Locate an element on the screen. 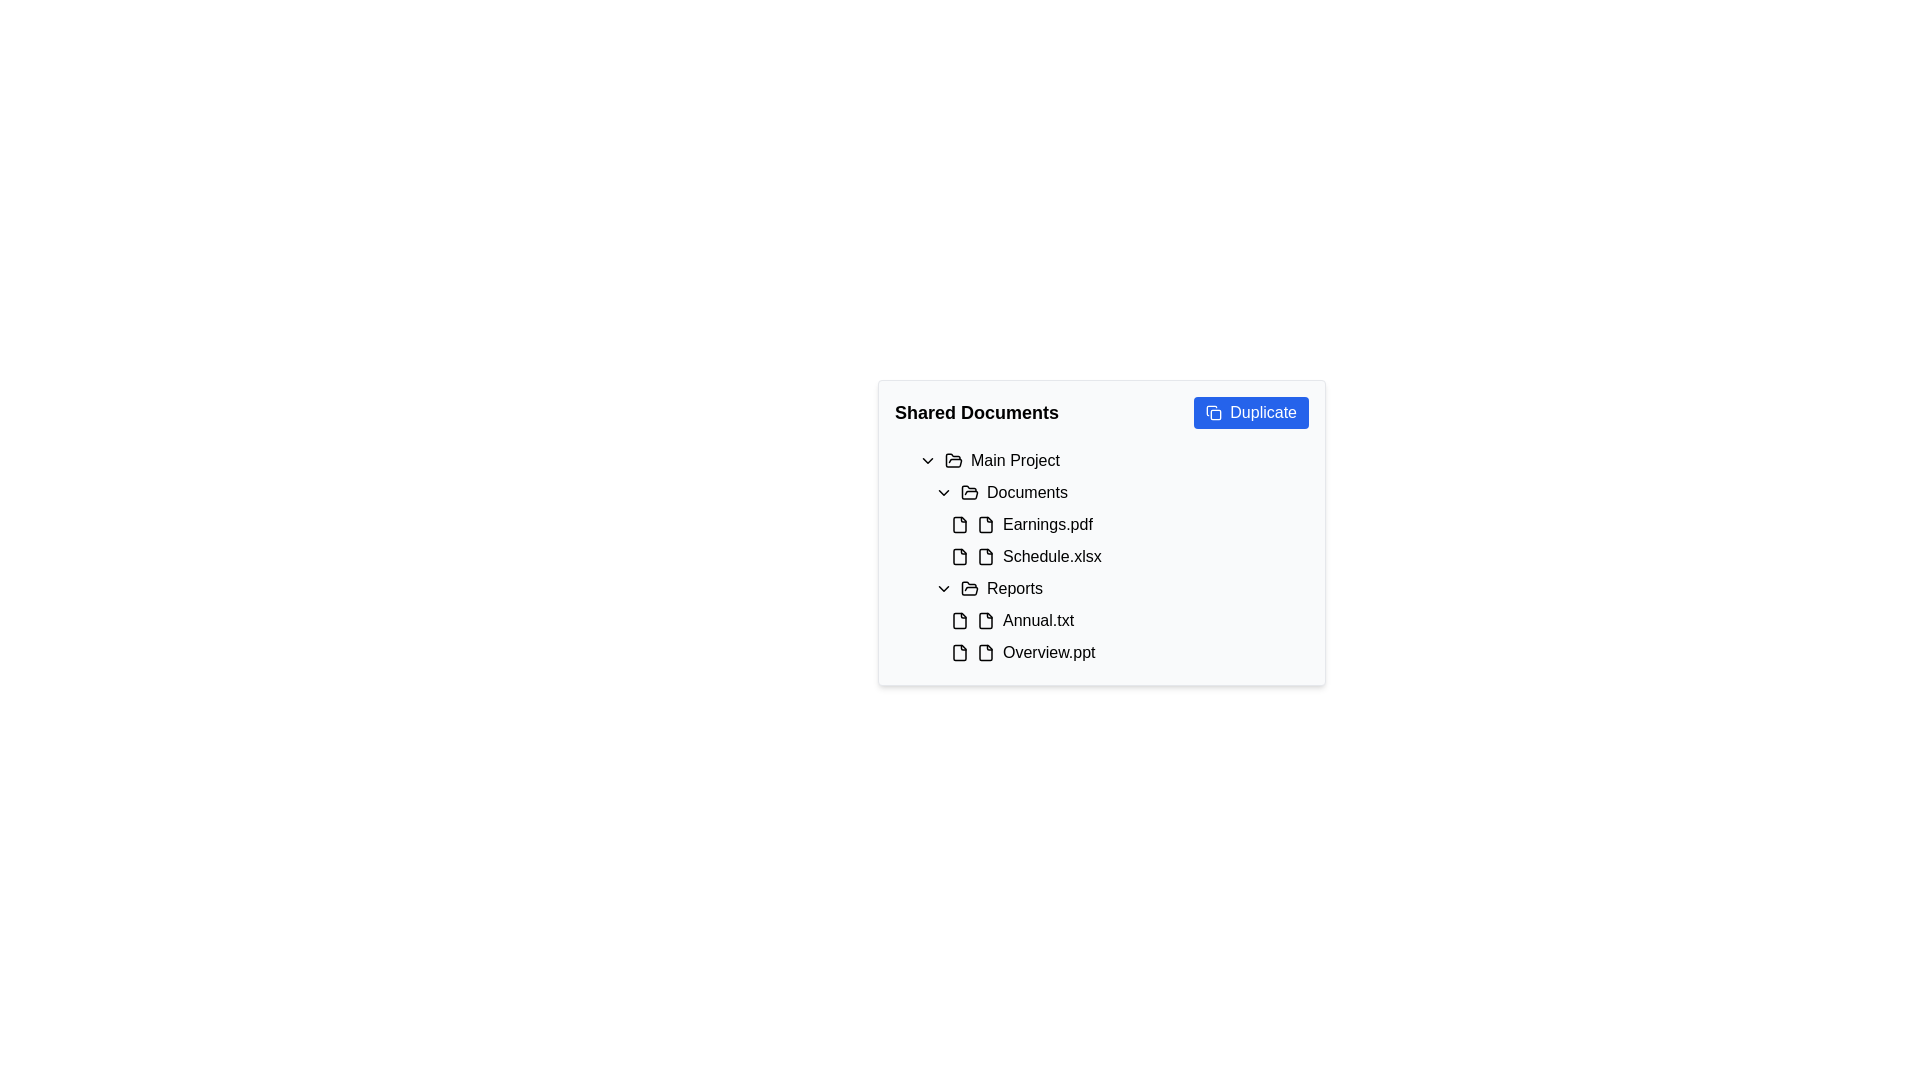 Image resolution: width=1920 pixels, height=1080 pixels. the label is located at coordinates (1046, 523).